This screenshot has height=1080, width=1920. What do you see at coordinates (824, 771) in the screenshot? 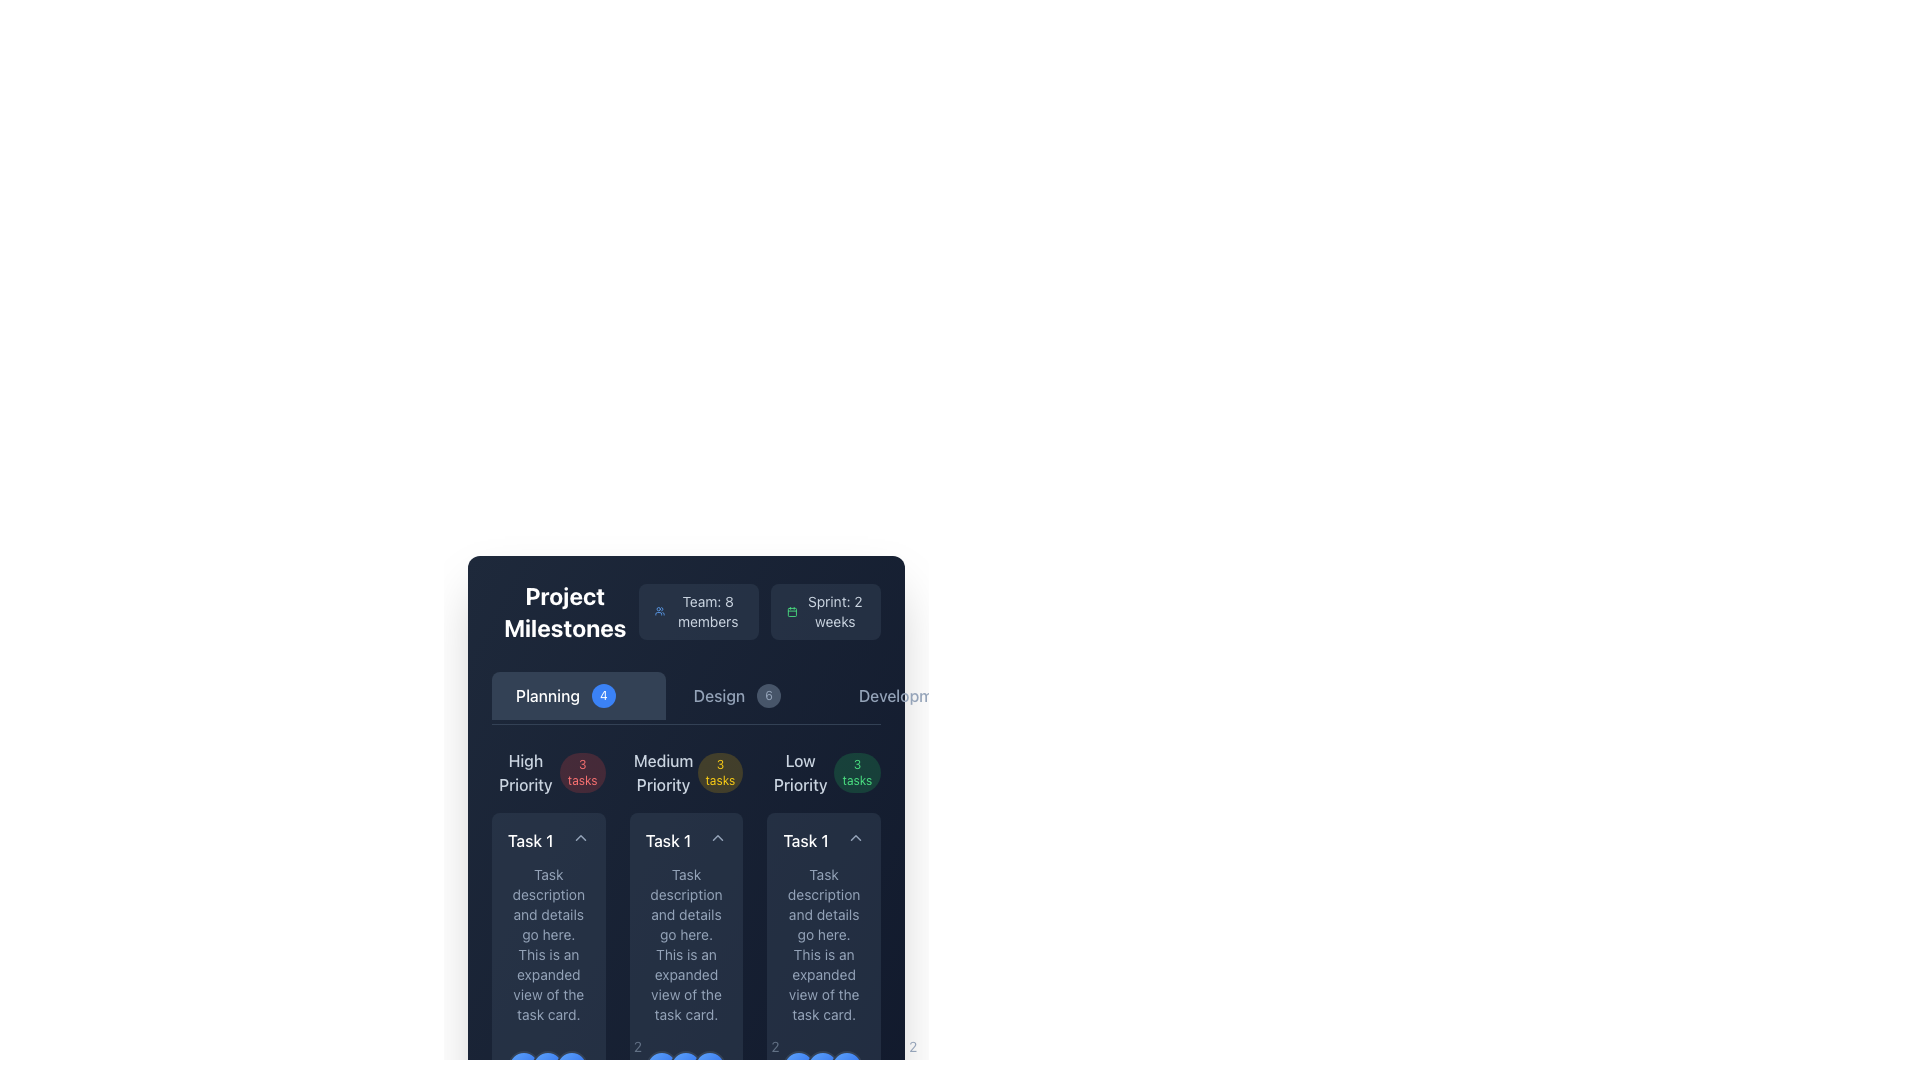
I see `the Category Header Label displaying 'Low Priority' and '3 tasks'` at bounding box center [824, 771].